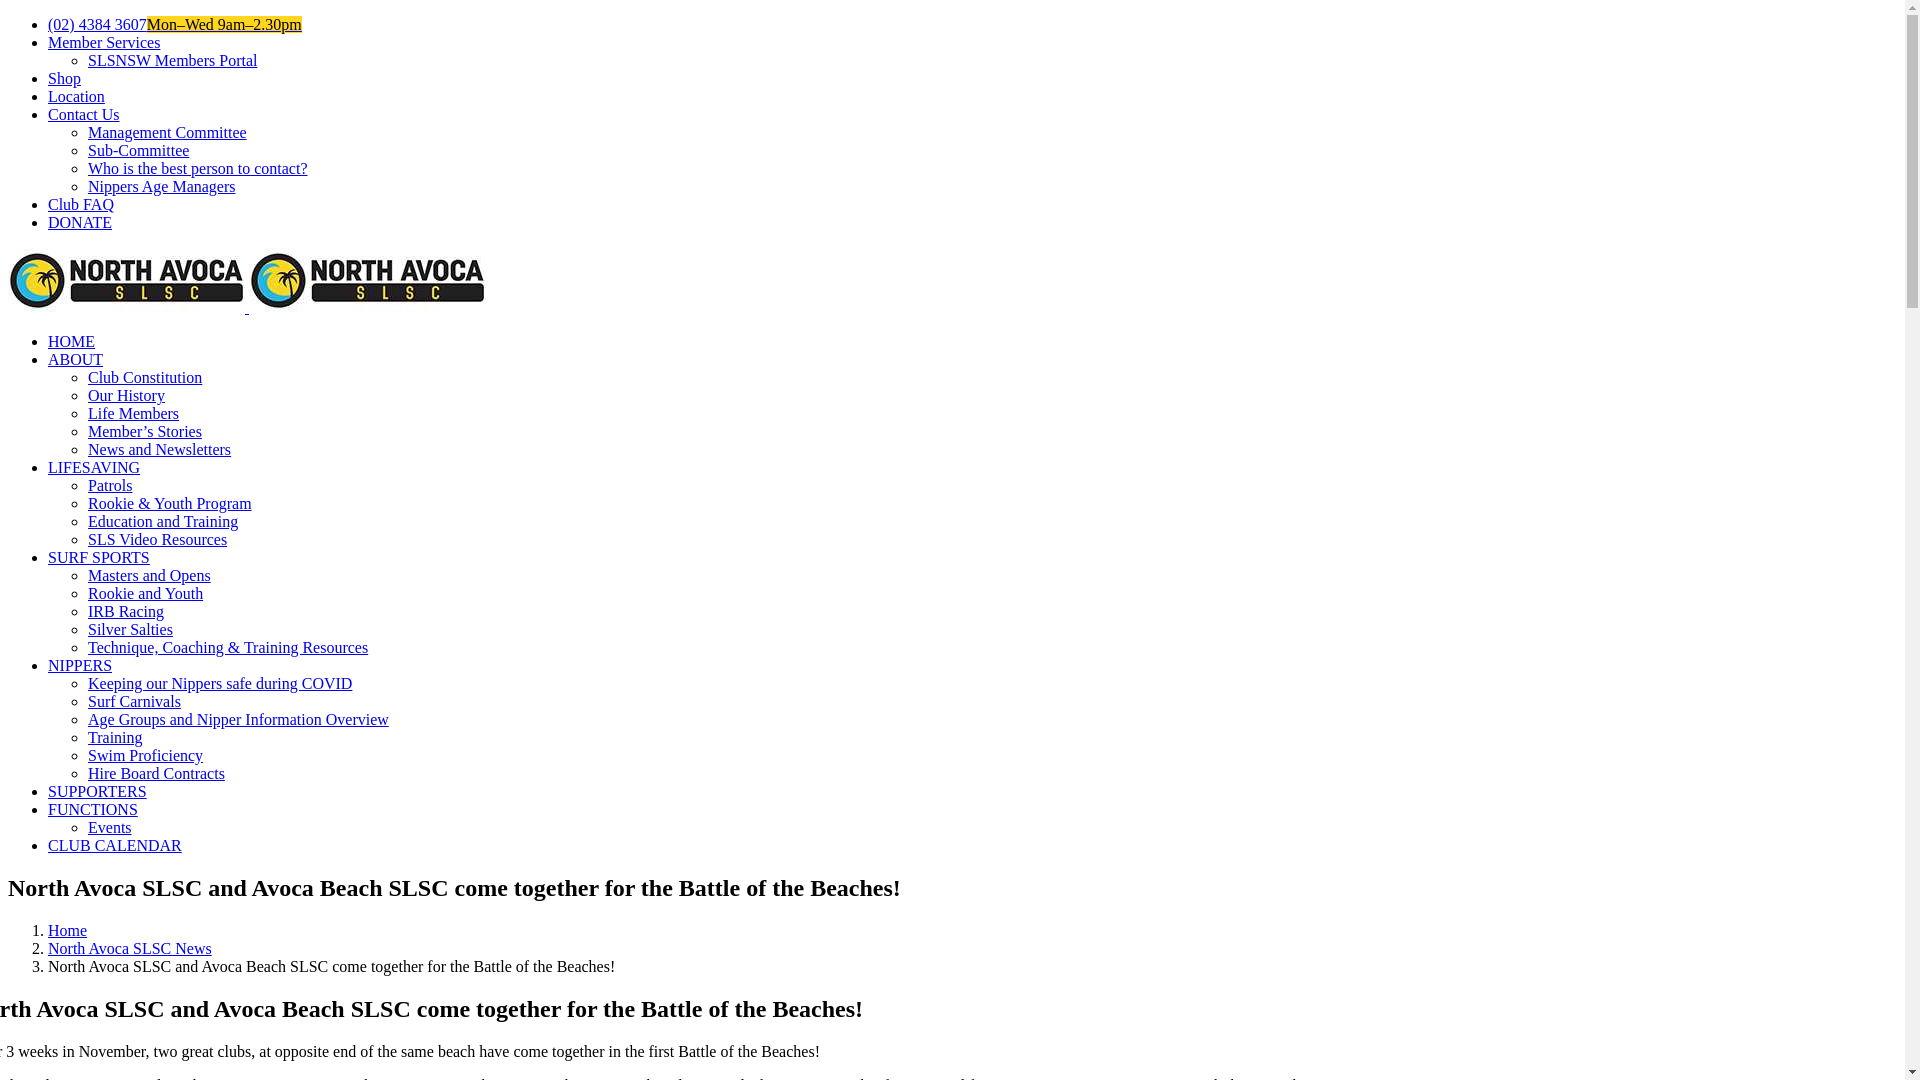  I want to click on 'News and Newsletters', so click(158, 448).